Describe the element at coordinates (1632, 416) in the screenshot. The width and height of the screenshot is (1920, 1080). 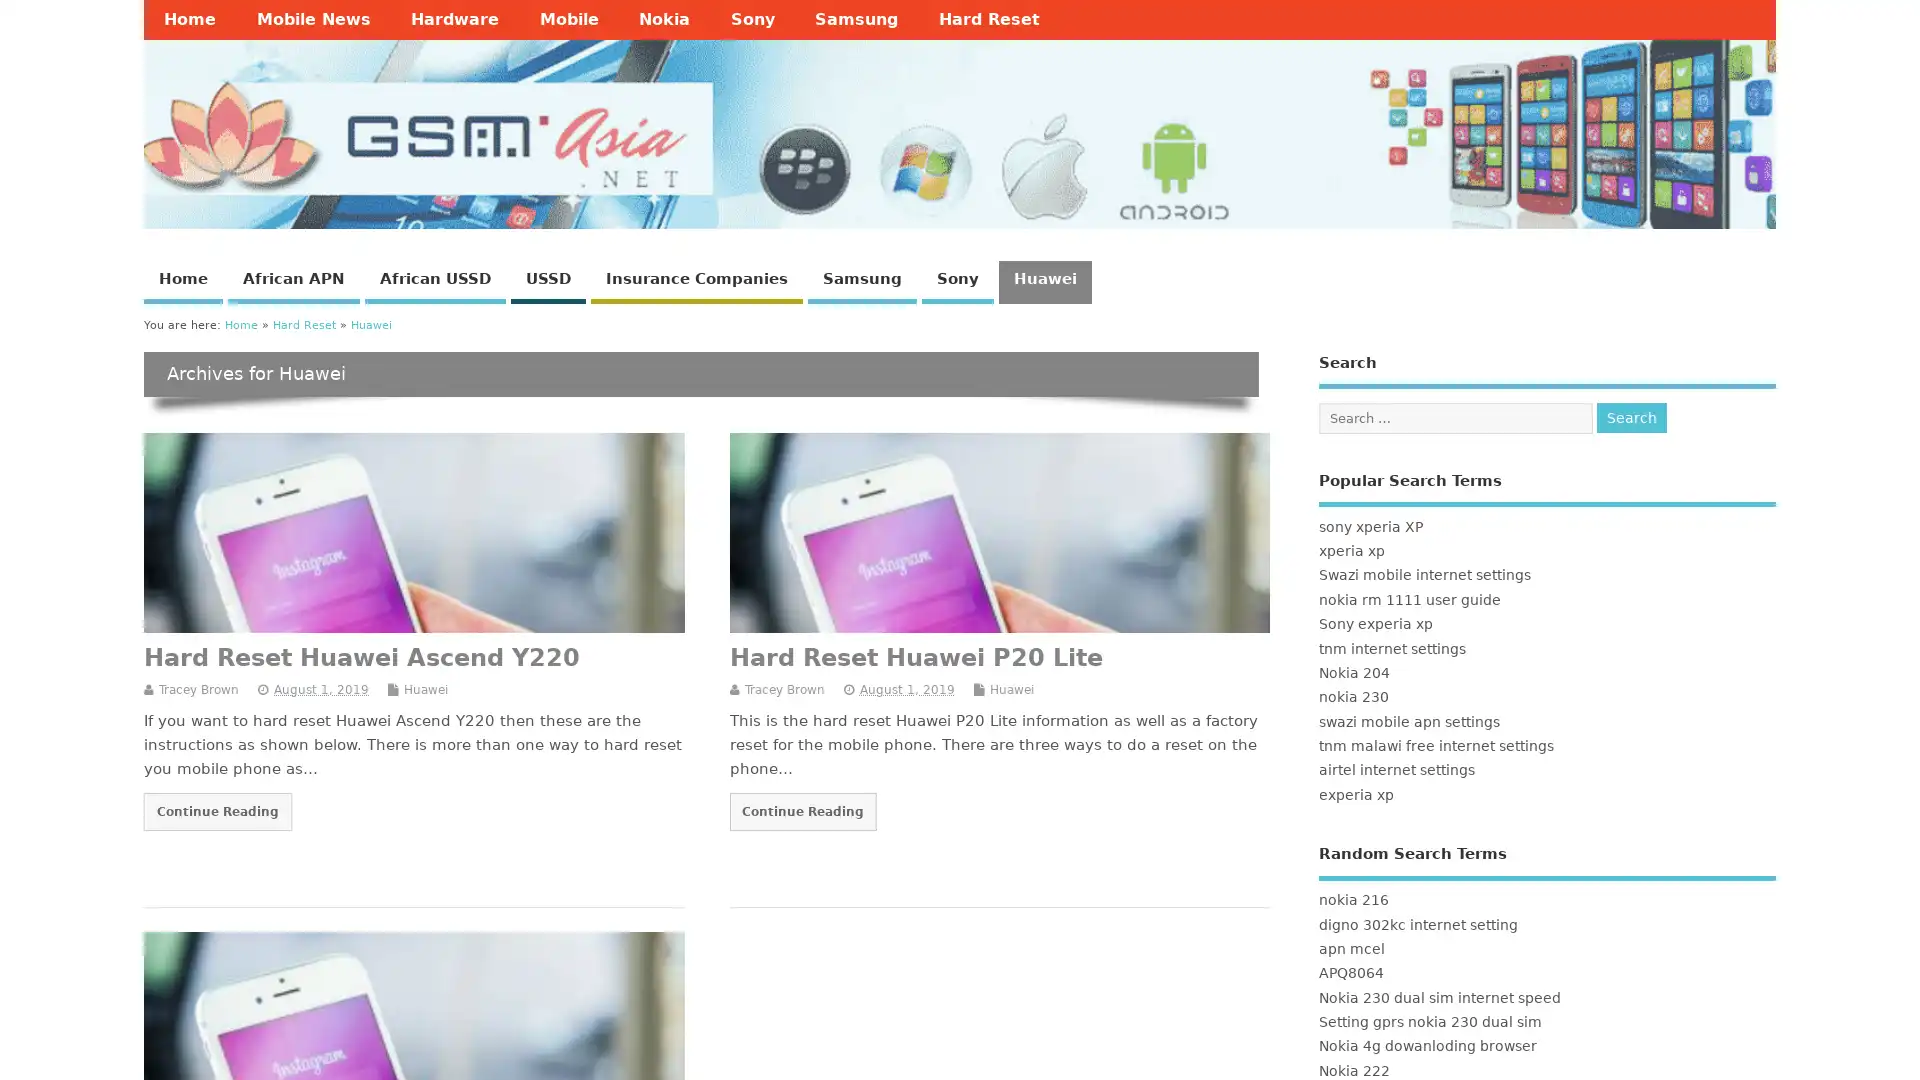
I see `Search` at that location.